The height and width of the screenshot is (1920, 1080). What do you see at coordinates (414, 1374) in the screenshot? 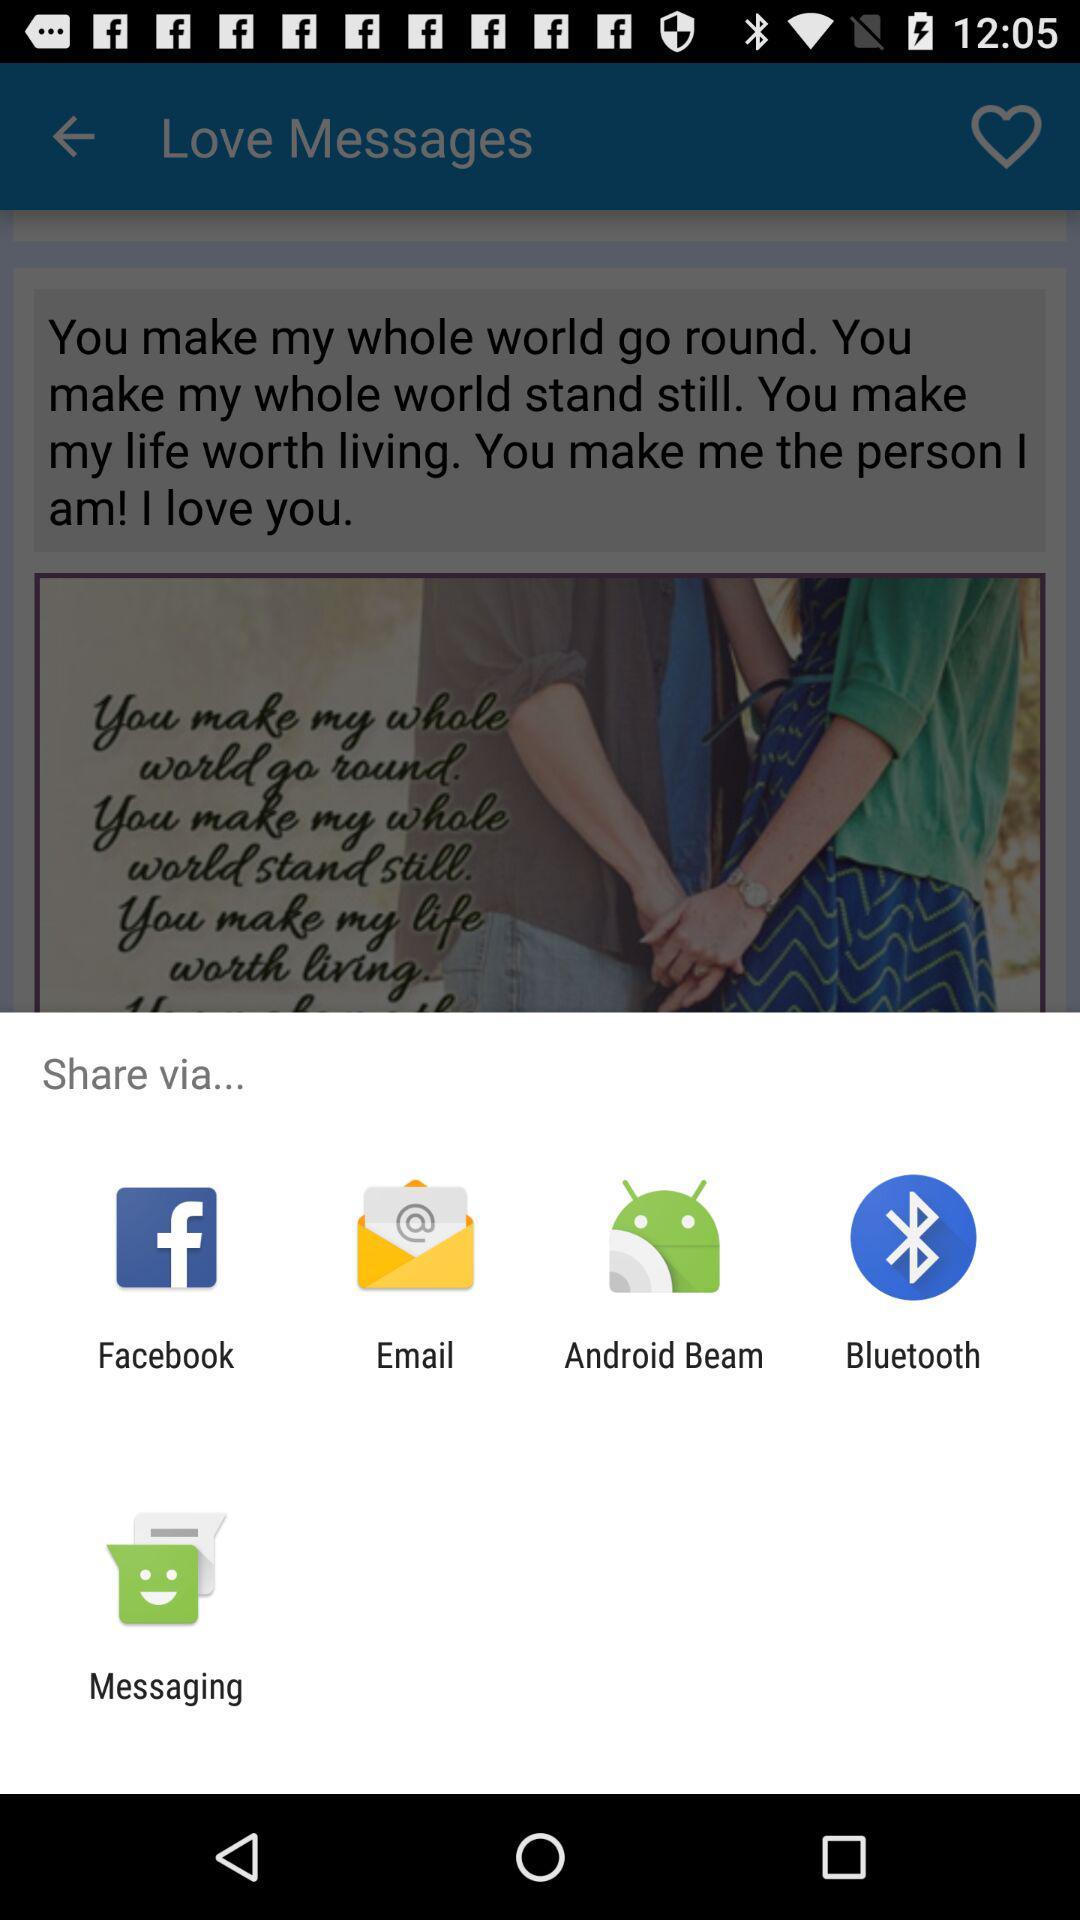
I see `the item next to the android beam item` at bounding box center [414, 1374].